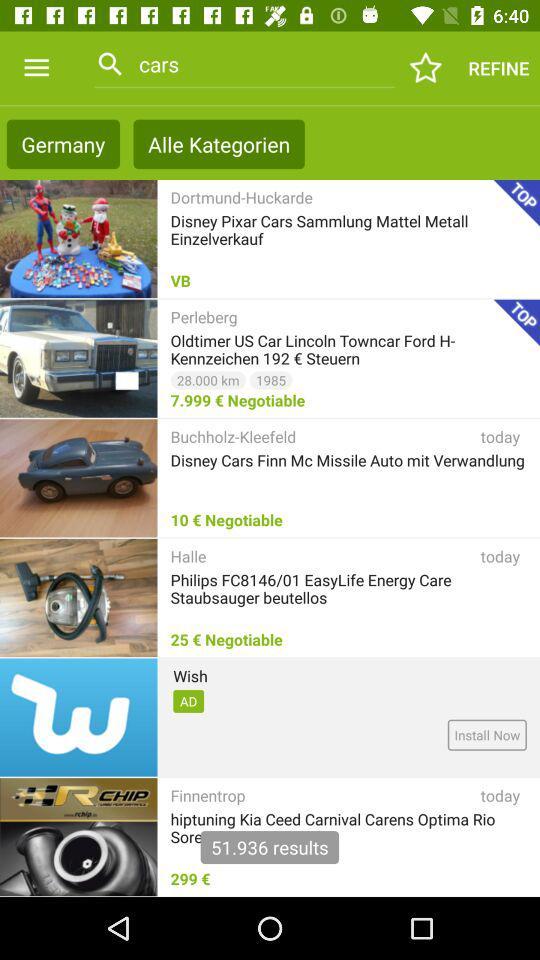  I want to click on icon next to the ad, so click(486, 734).